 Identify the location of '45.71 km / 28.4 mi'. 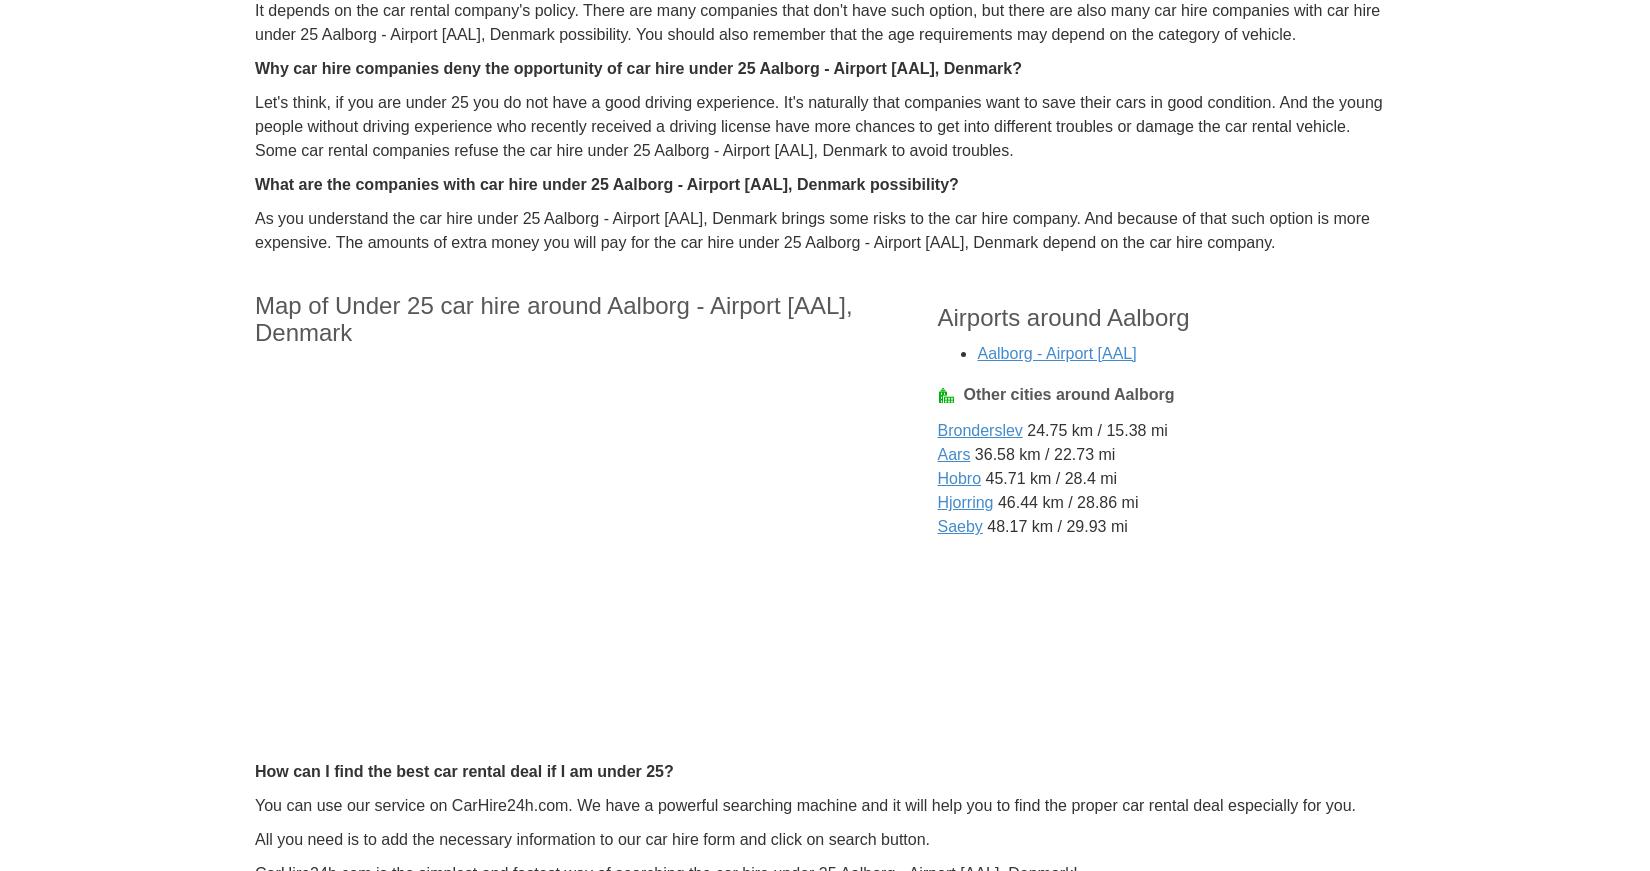
(1049, 478).